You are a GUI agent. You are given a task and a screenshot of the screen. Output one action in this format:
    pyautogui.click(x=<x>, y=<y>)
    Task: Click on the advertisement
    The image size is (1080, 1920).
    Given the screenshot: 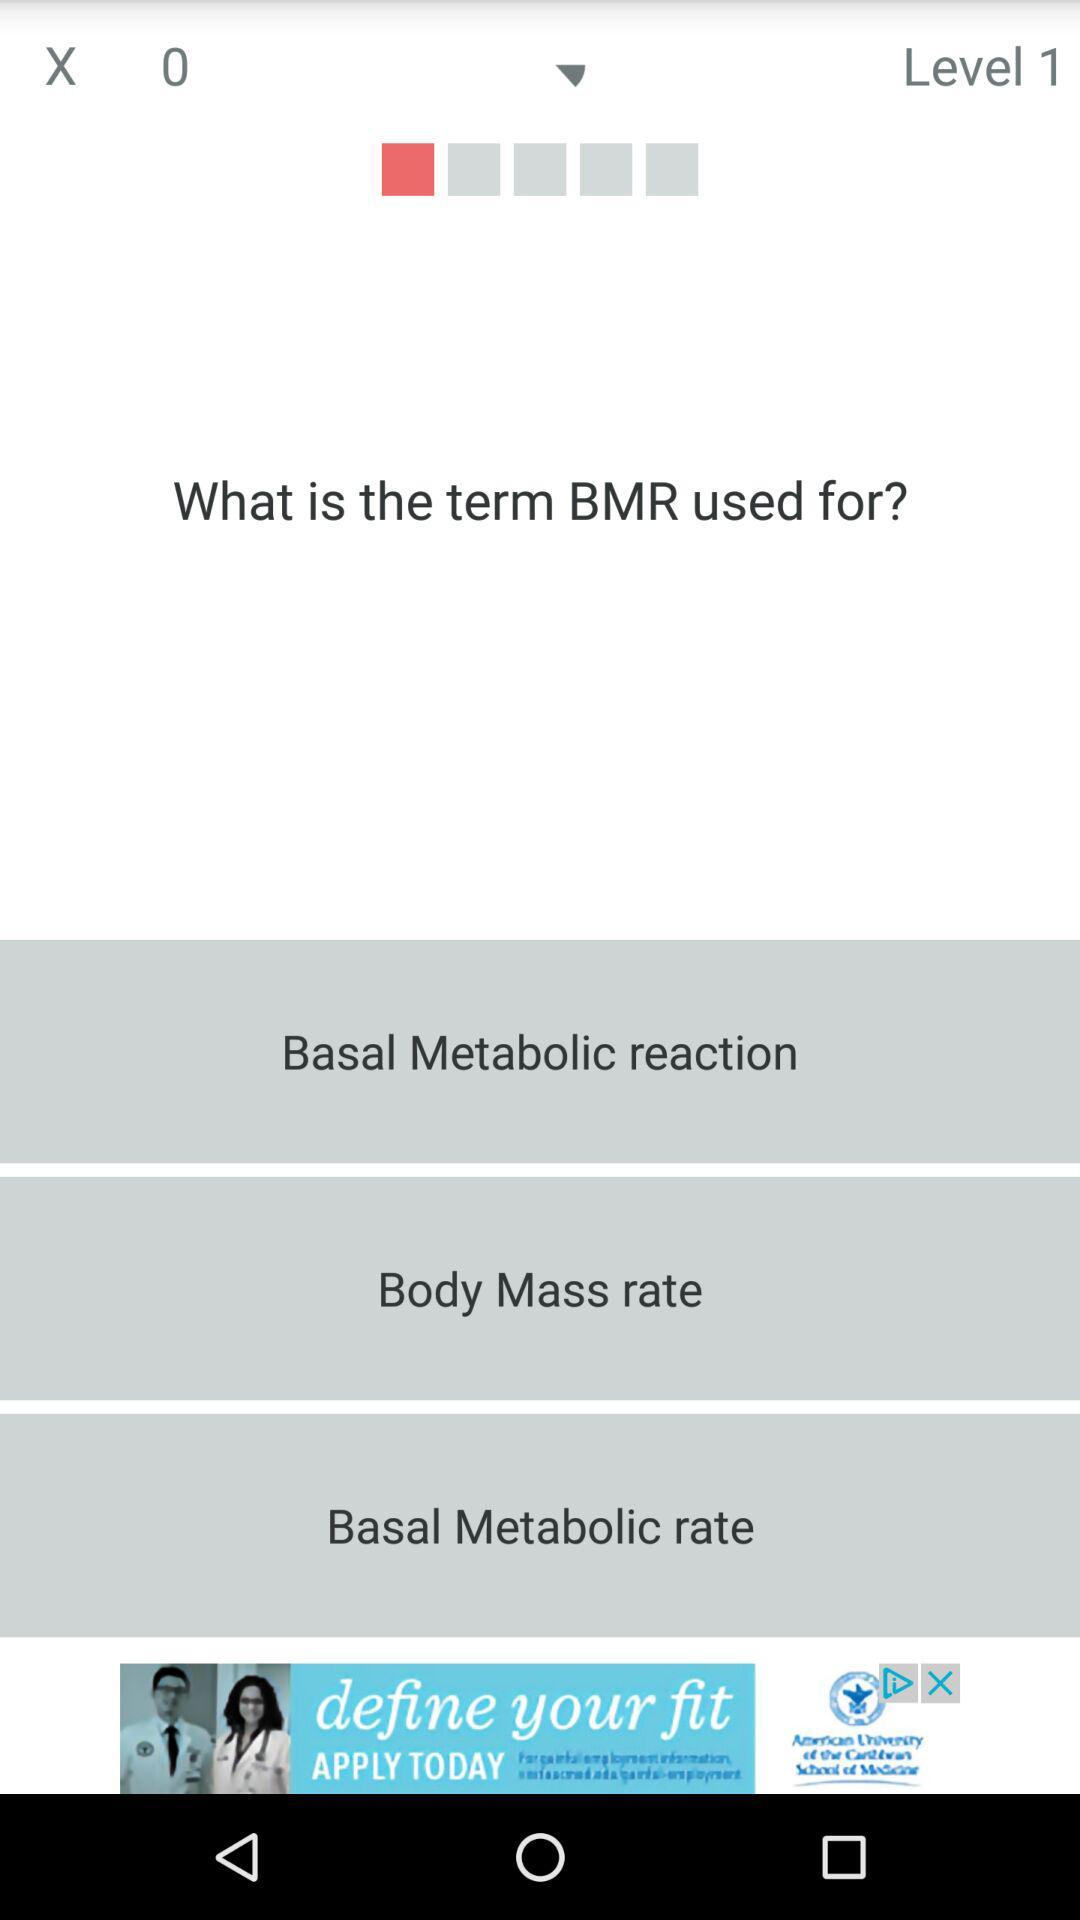 What is the action you would take?
    pyautogui.click(x=540, y=1727)
    